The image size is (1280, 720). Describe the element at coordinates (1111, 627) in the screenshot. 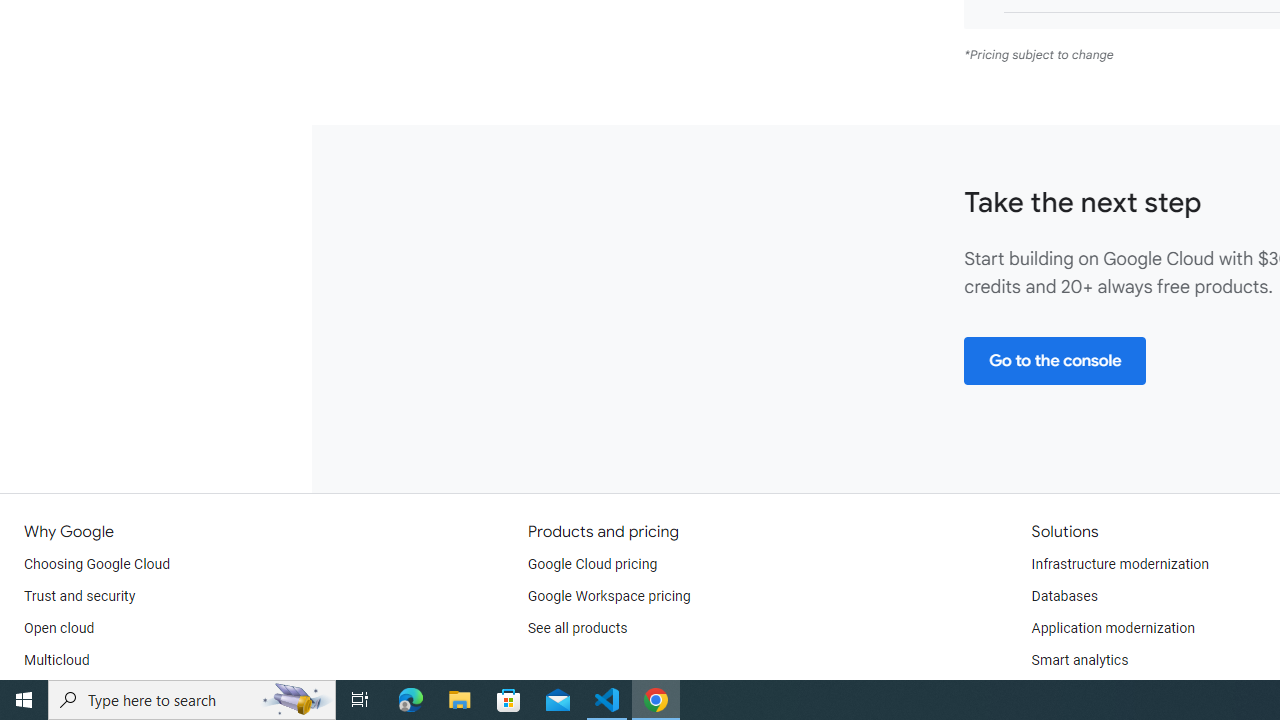

I see `'Application modernization'` at that location.